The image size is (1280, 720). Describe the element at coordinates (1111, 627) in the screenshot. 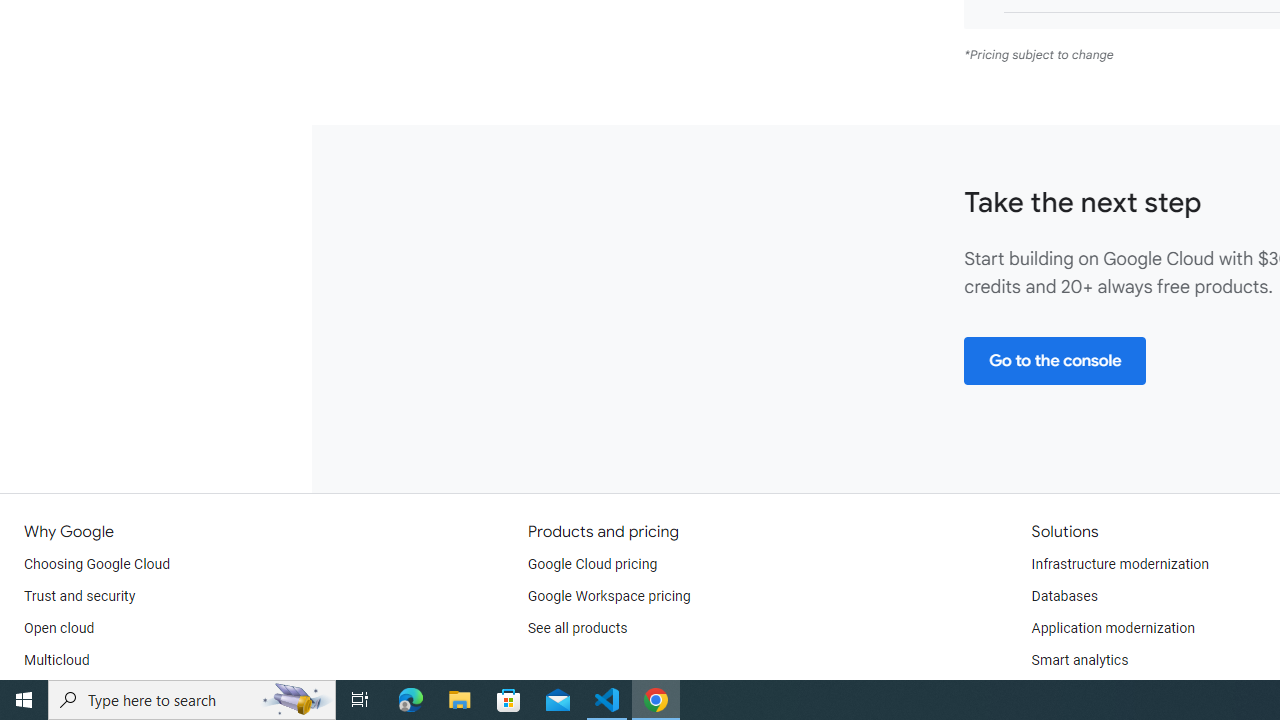

I see `'Application modernization'` at that location.